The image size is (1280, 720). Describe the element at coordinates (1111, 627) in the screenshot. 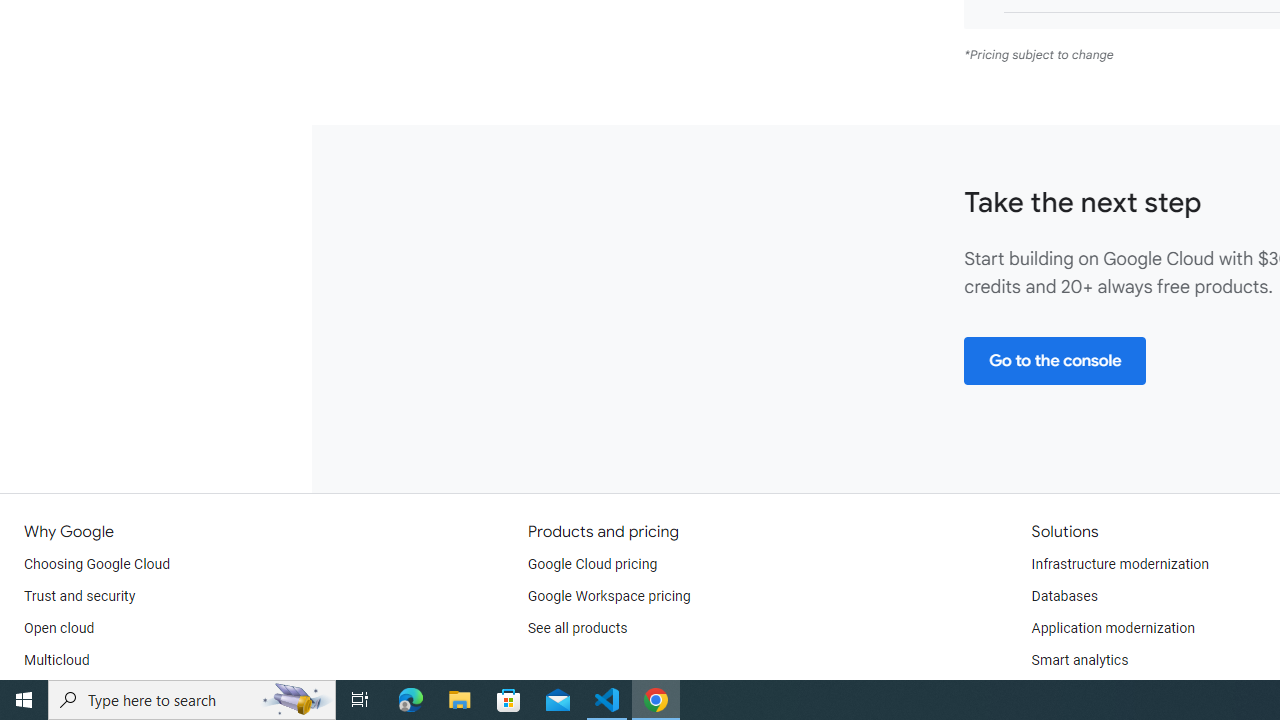

I see `'Application modernization'` at that location.